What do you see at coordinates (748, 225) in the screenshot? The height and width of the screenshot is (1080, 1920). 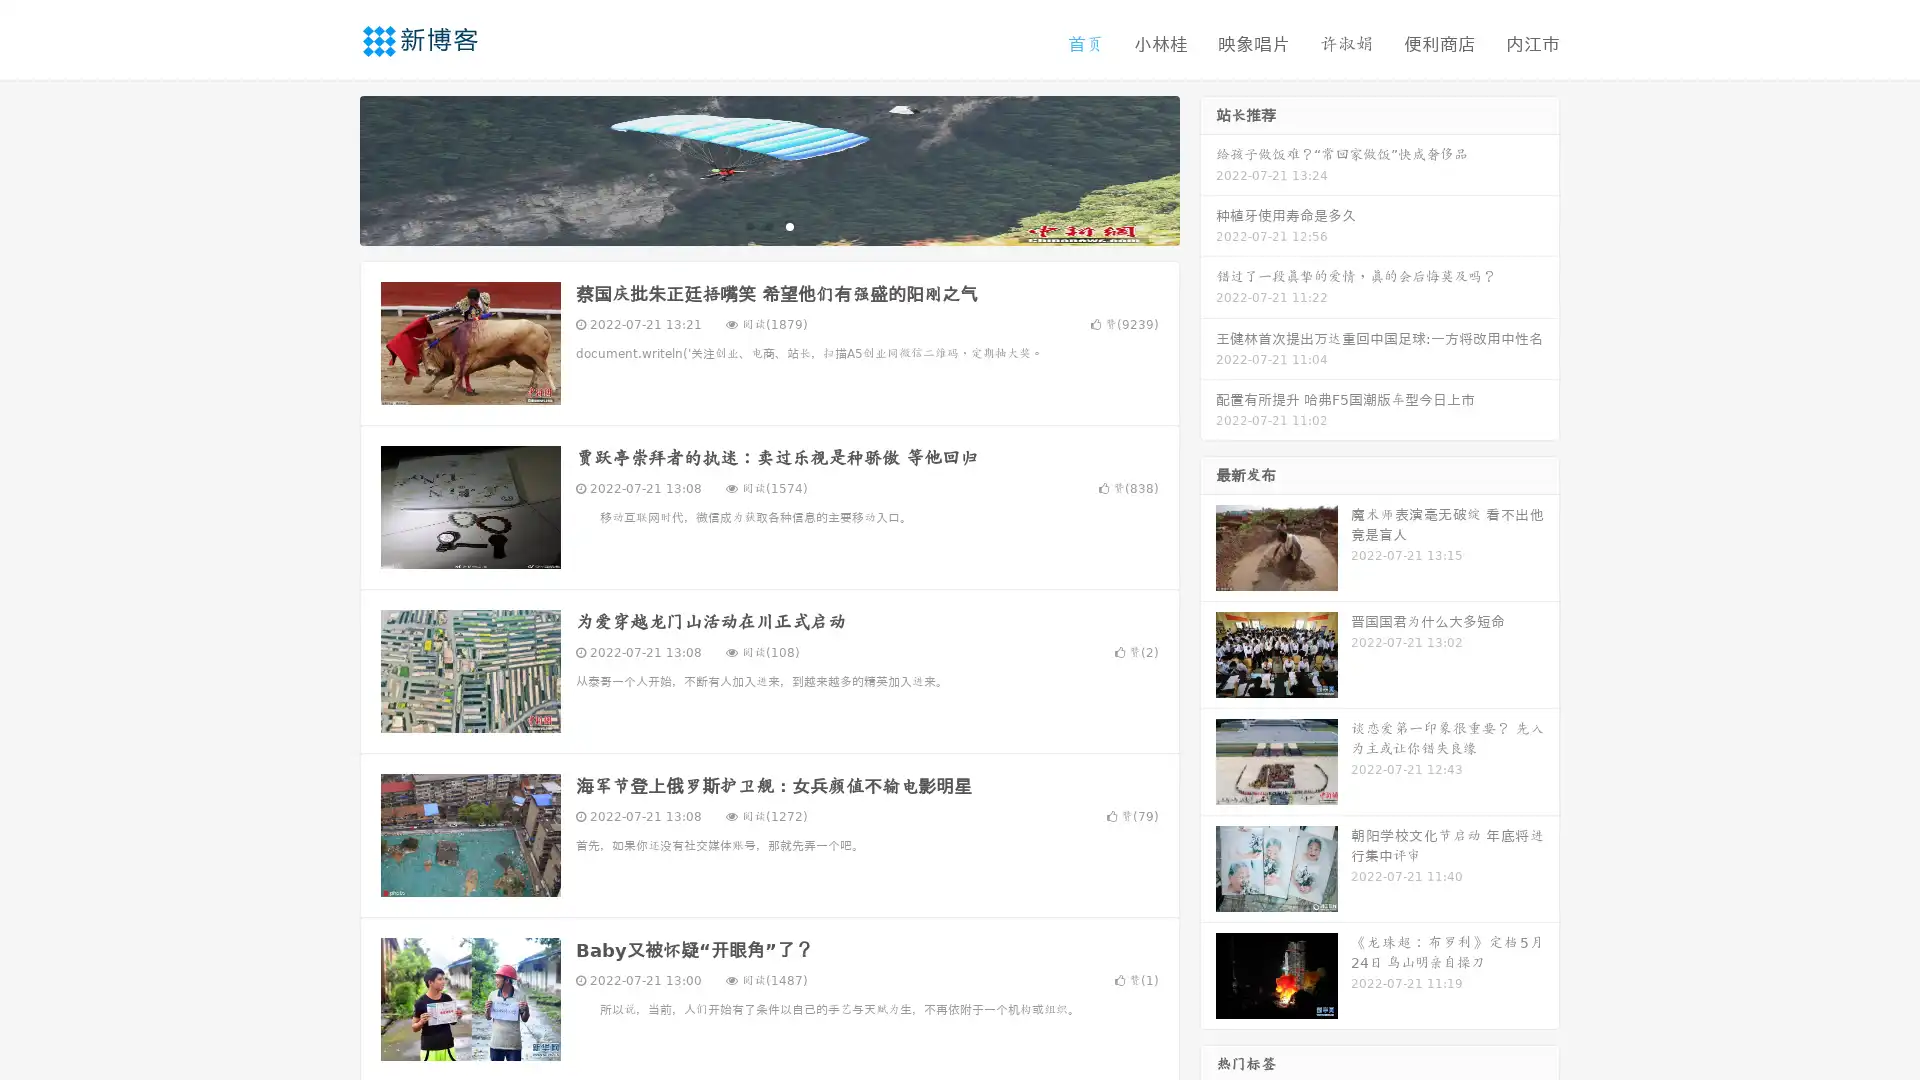 I see `Go to slide 1` at bounding box center [748, 225].